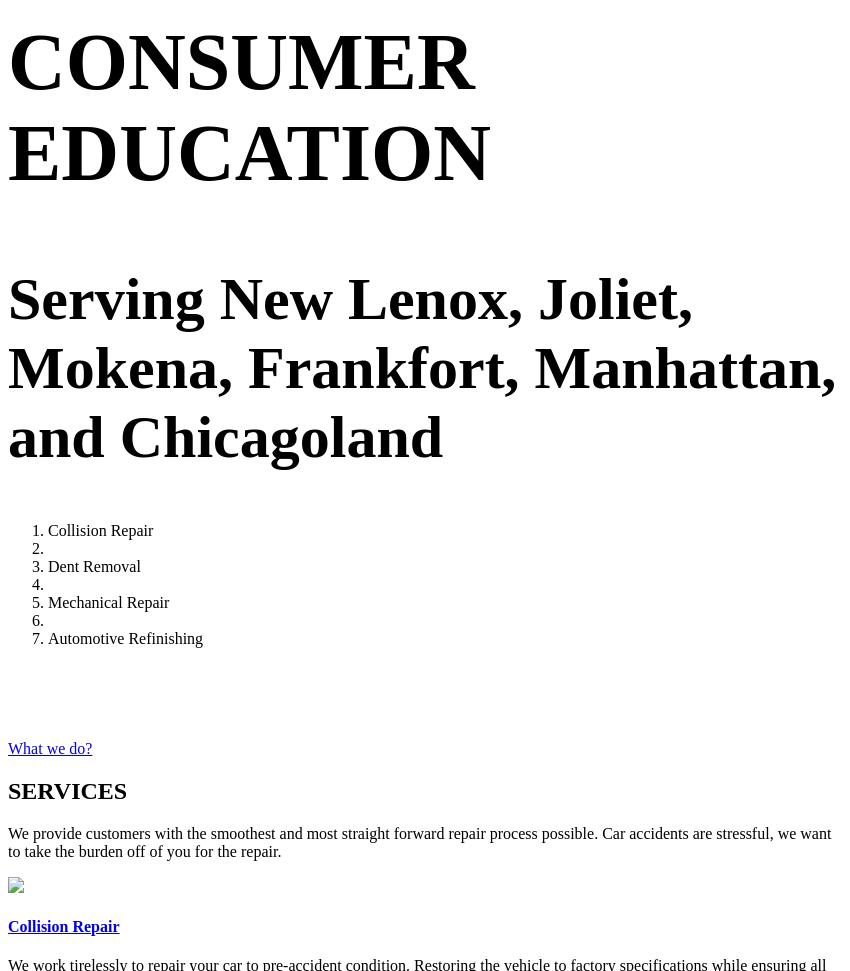  What do you see at coordinates (419, 840) in the screenshot?
I see `'We provide customers with the smoothest and most straight forward repair process possible. Car accidents are stressful, we want to take the burden off of you for the repair.'` at bounding box center [419, 840].